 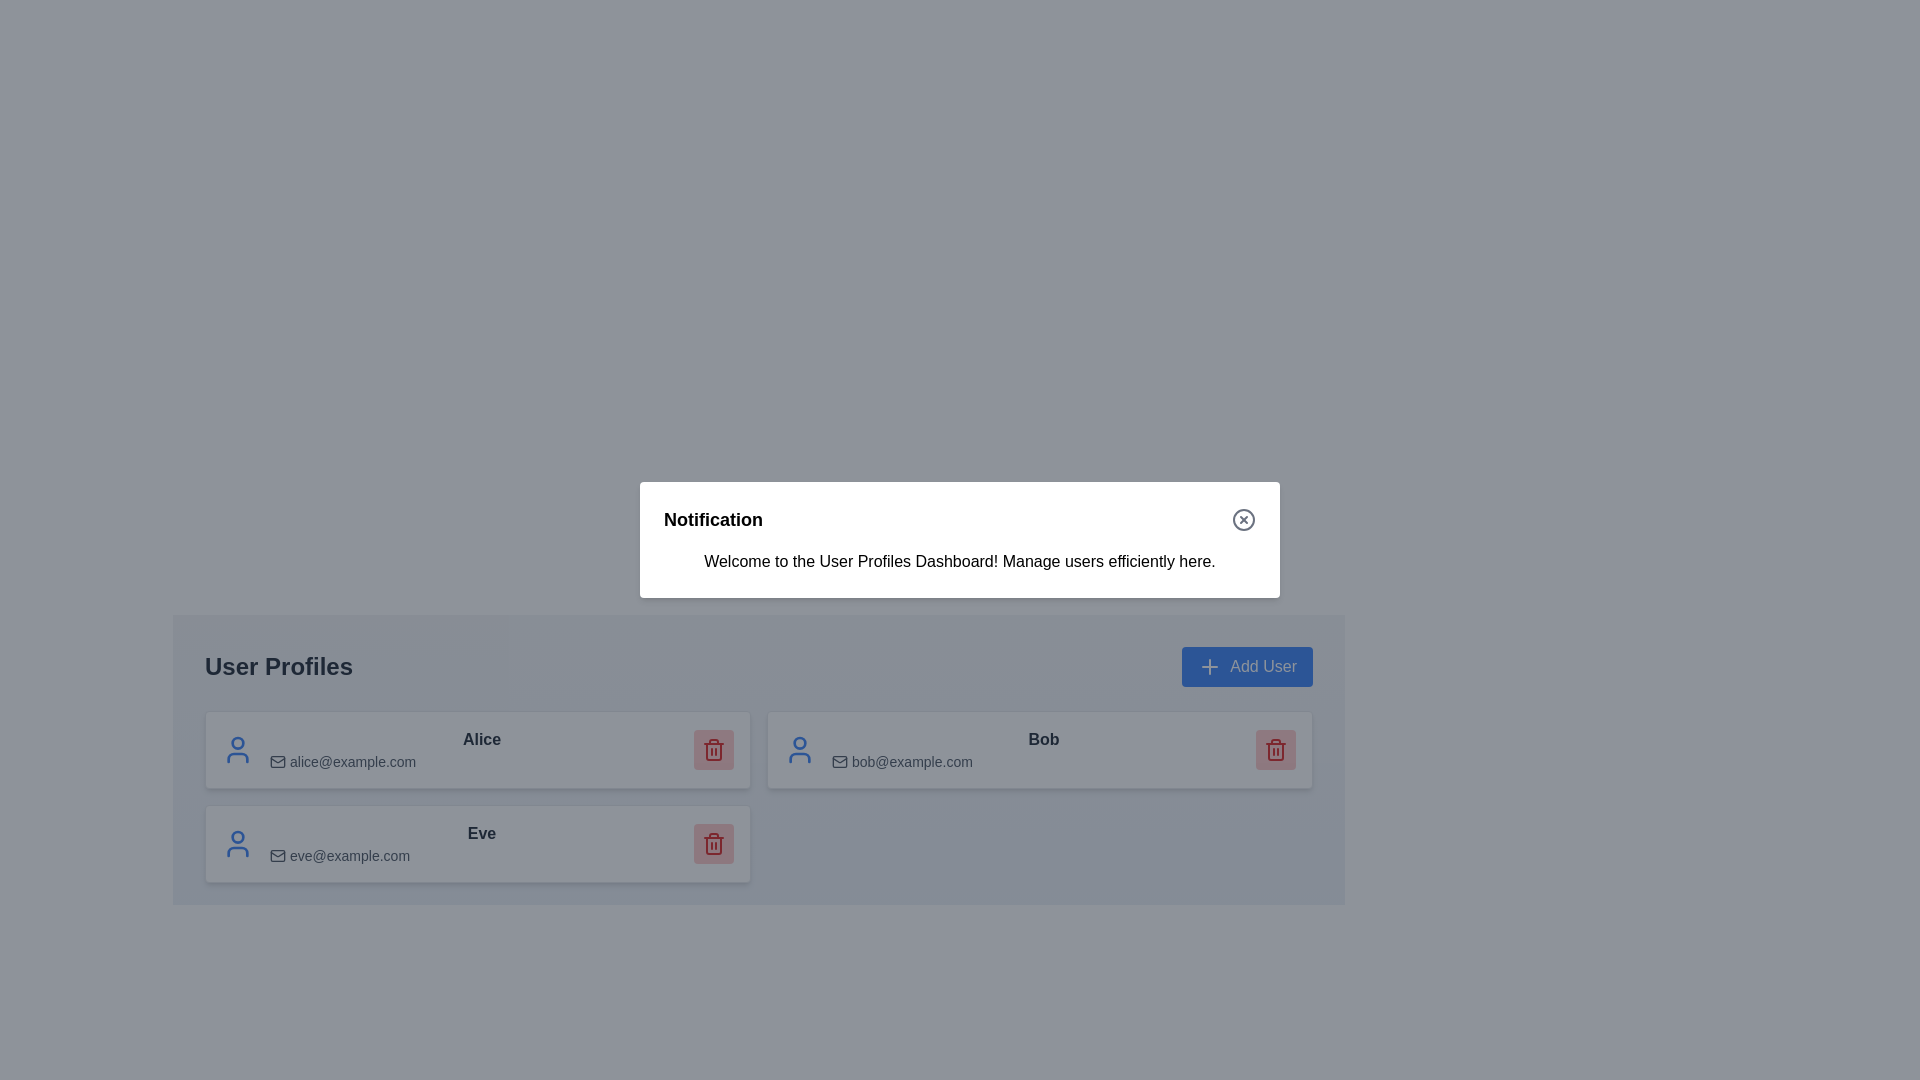 What do you see at coordinates (277, 762) in the screenshot?
I see `the email icon located at the start of the user profile card, which indicates the adjacent text is an email address` at bounding box center [277, 762].